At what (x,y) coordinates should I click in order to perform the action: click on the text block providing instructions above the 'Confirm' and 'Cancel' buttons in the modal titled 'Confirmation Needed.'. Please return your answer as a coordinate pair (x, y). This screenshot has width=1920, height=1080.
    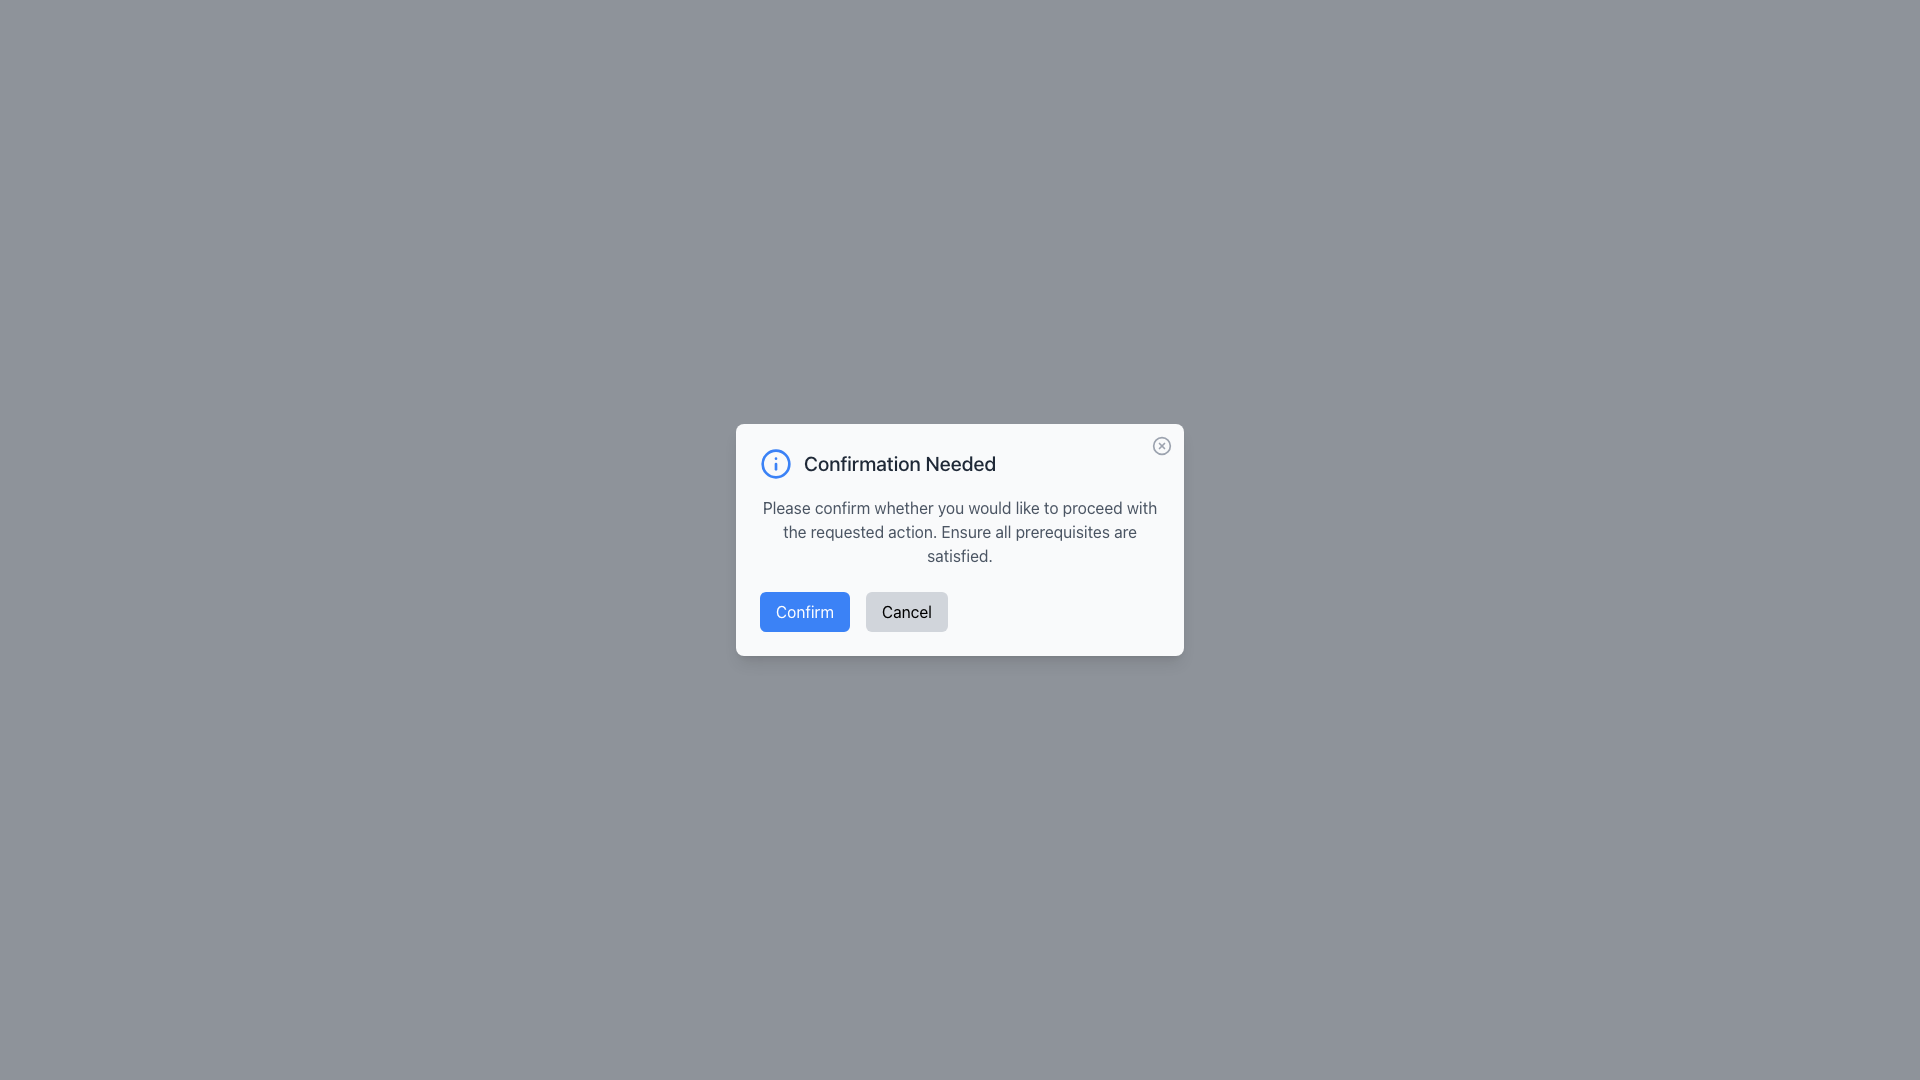
    Looking at the image, I should click on (960, 531).